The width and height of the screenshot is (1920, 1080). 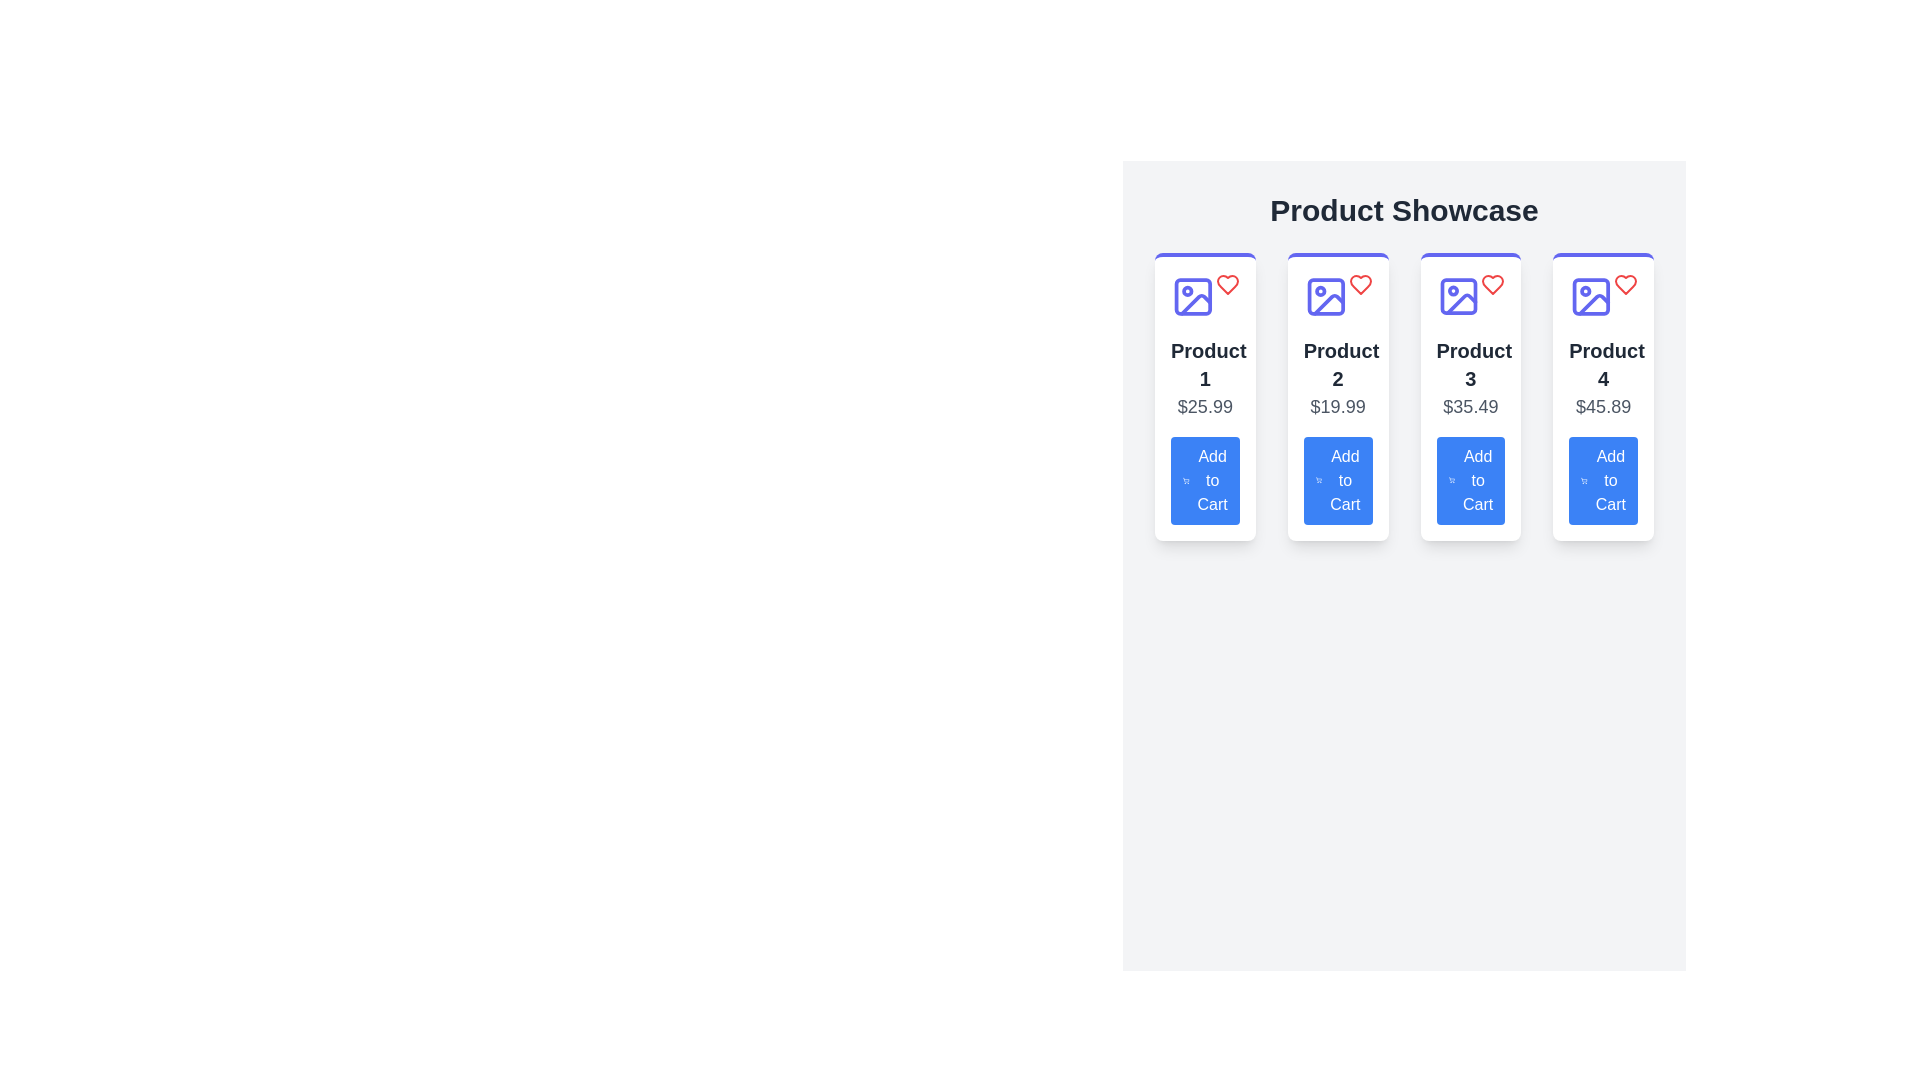 I want to click on the decorative icon located at the top of the second product card from the left, above the product title and price, so click(x=1338, y=297).